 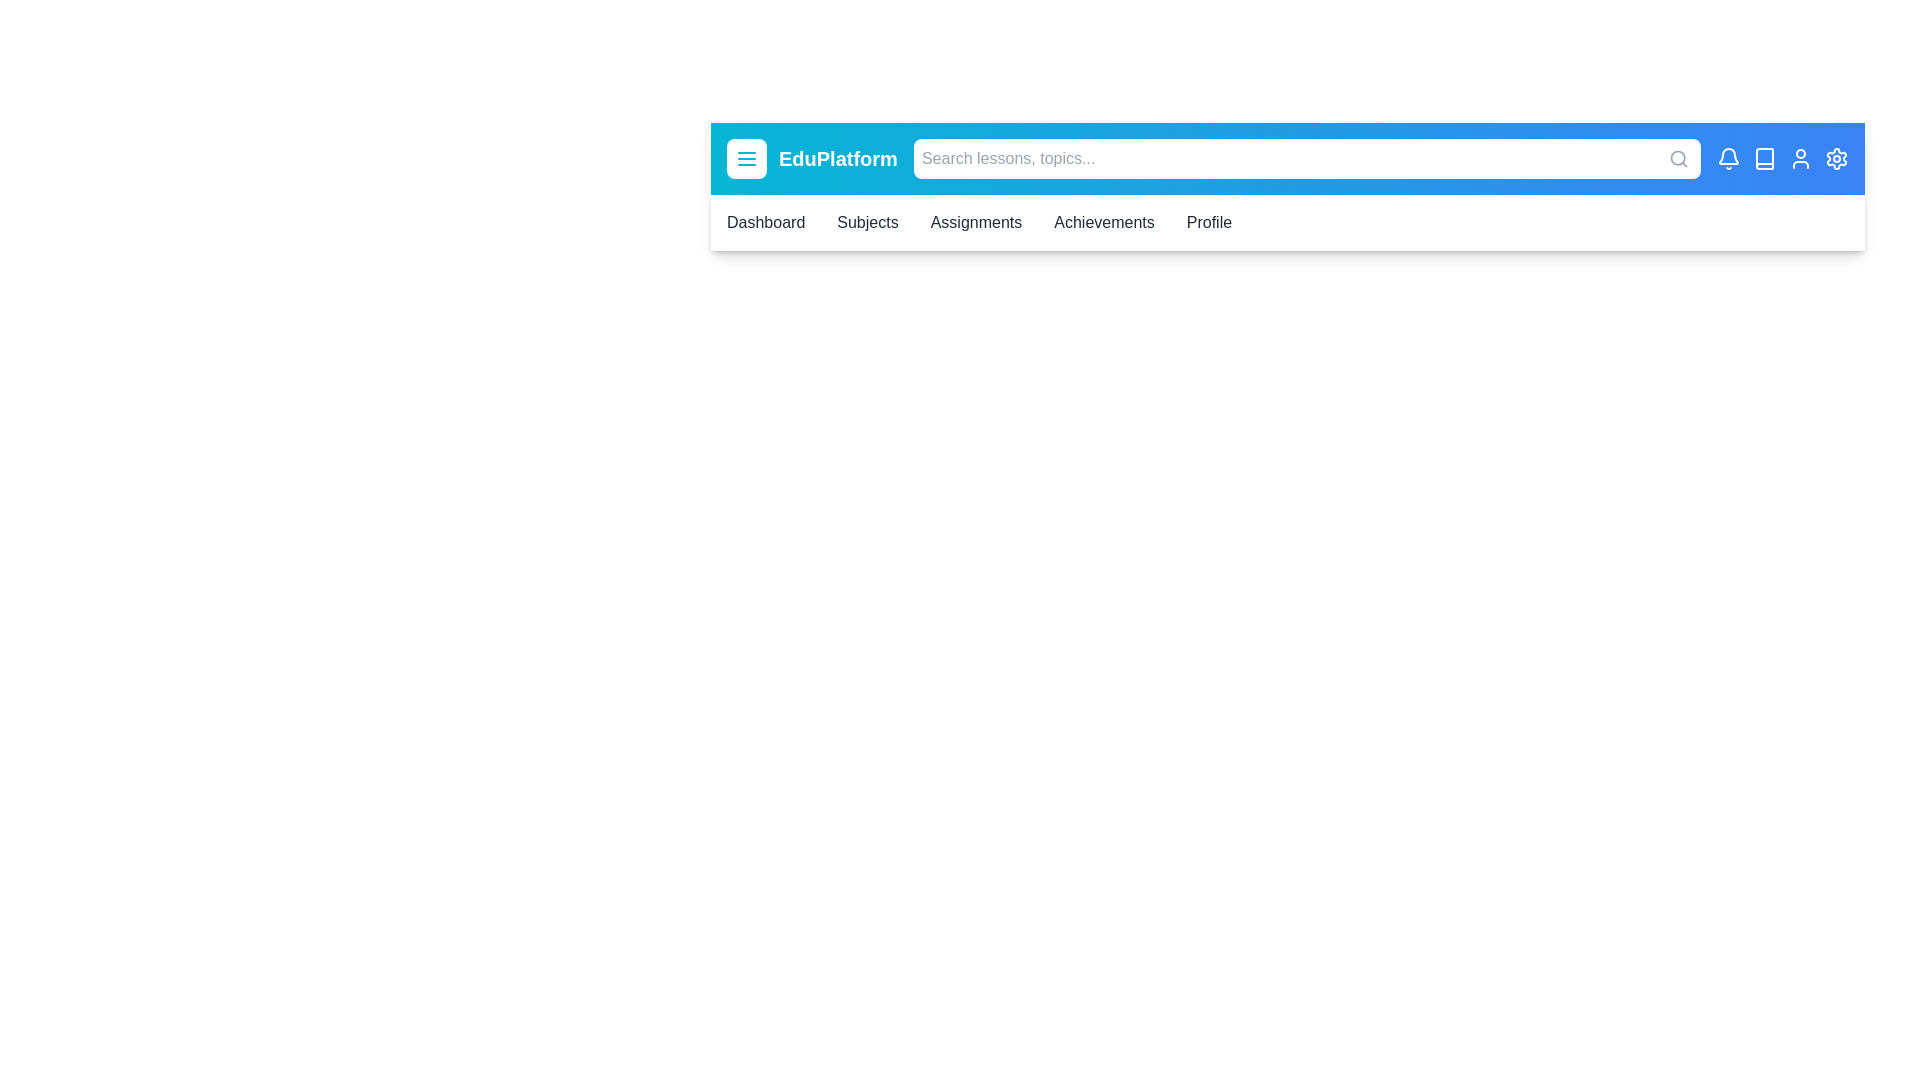 I want to click on the Profile link in the navigation bar to navigate to the corresponding section, so click(x=1208, y=223).